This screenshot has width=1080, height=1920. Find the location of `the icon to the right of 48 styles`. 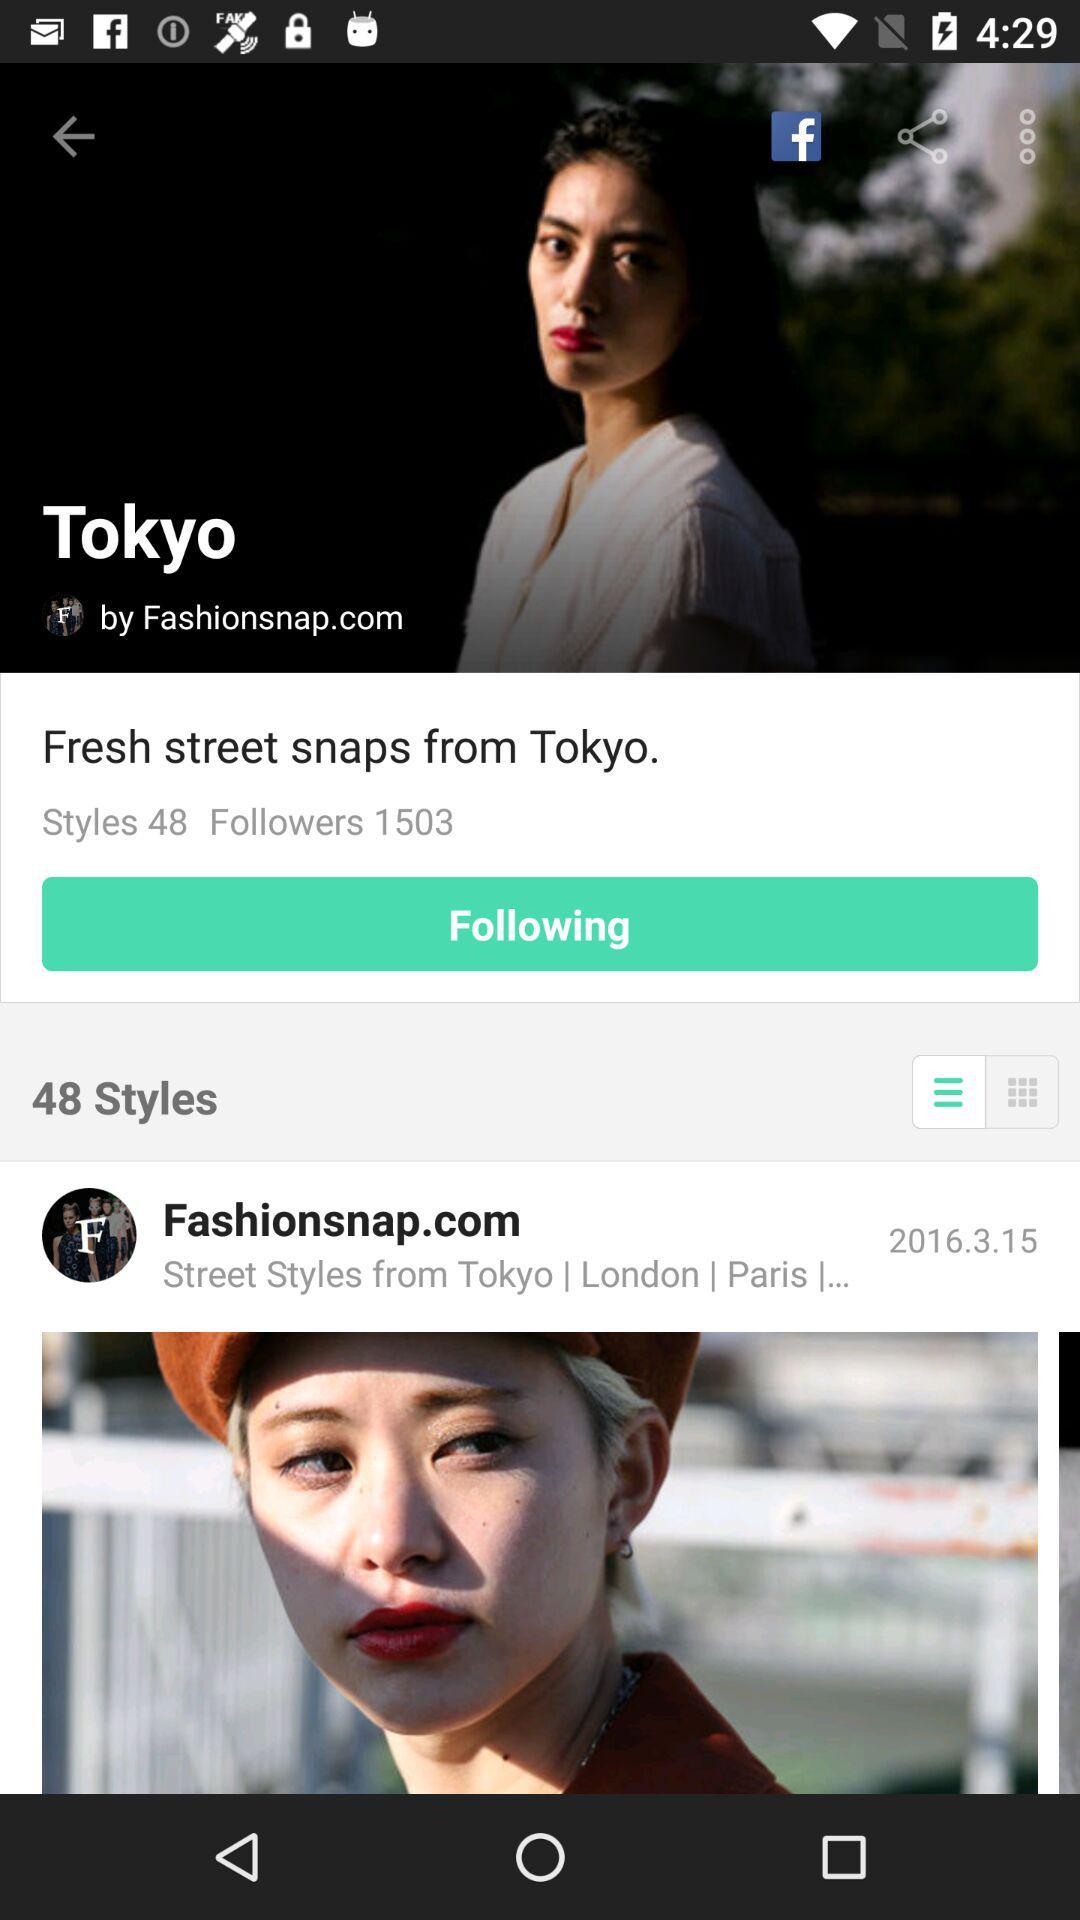

the icon to the right of 48 styles is located at coordinates (947, 1090).